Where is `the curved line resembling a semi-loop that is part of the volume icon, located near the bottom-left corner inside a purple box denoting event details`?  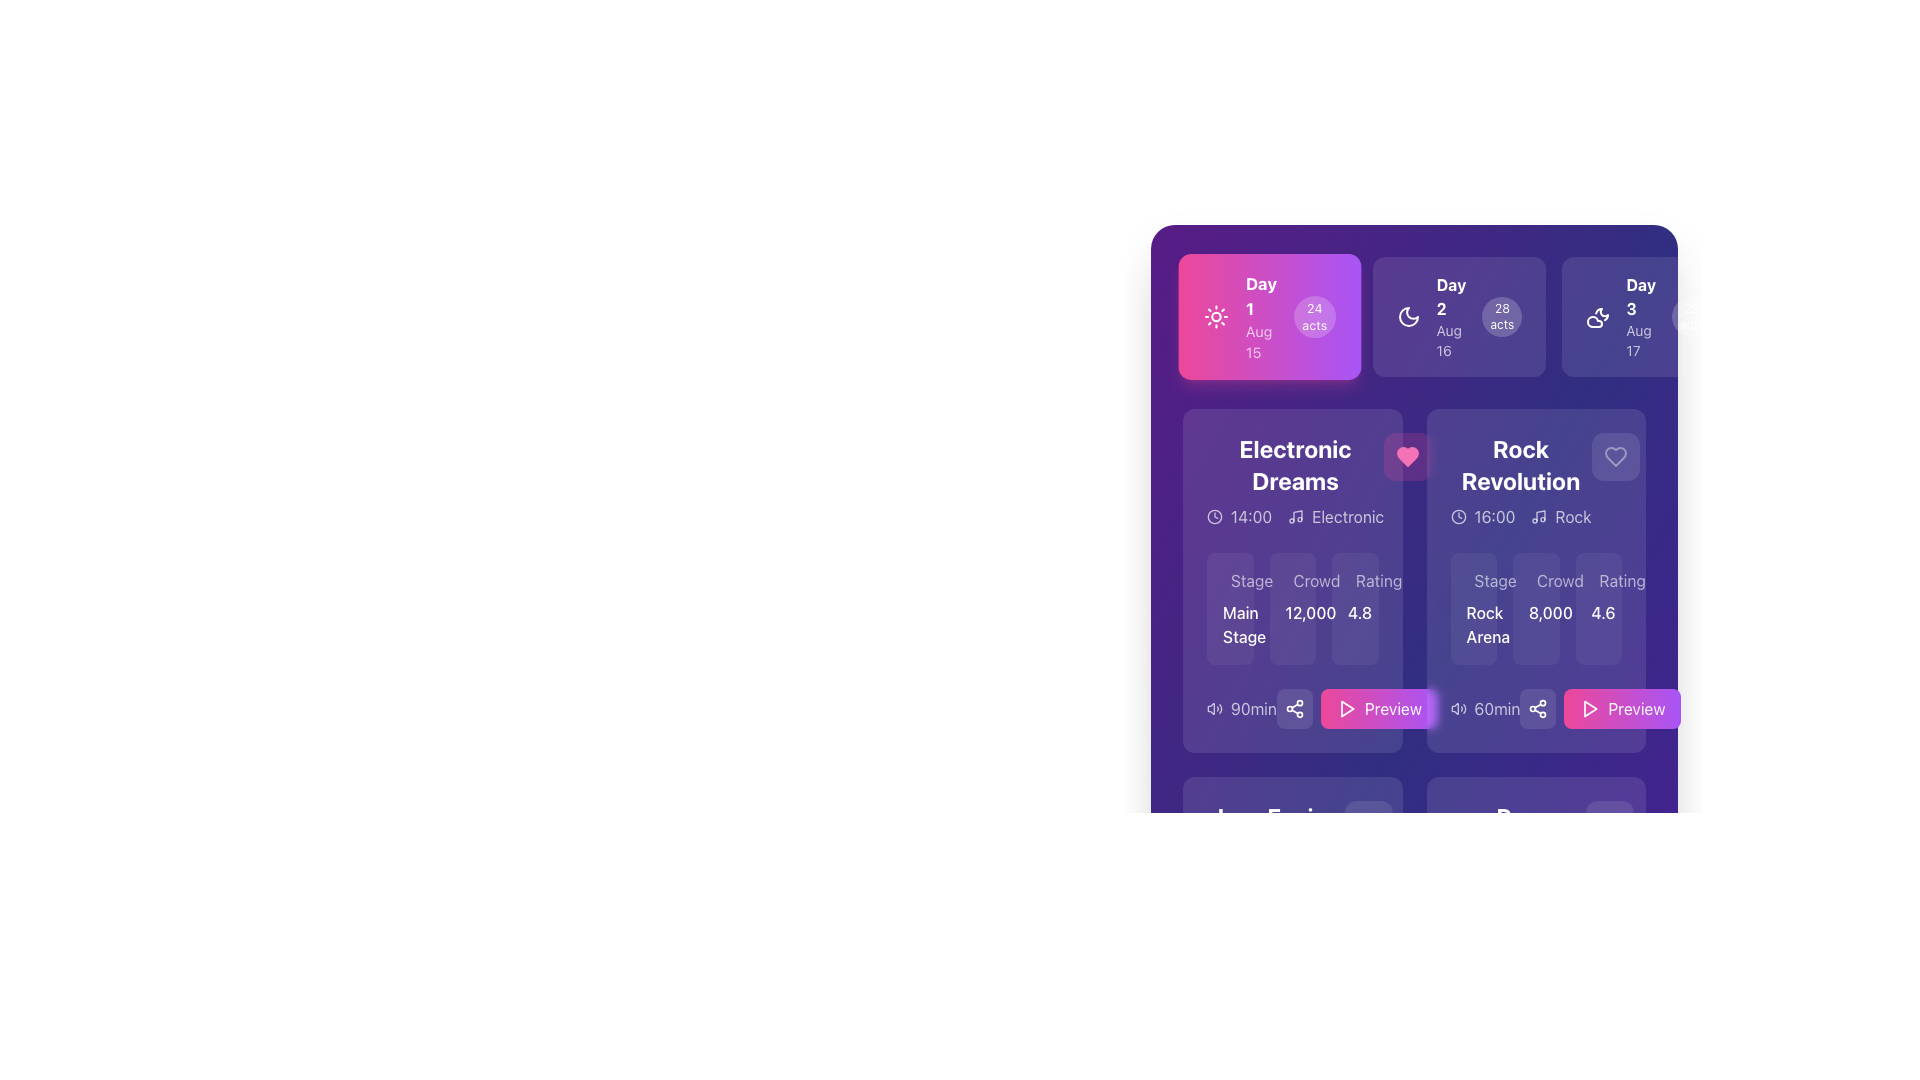
the curved line resembling a semi-loop that is part of the volume icon, located near the bottom-left corner inside a purple box denoting event details is located at coordinates (1219, 708).